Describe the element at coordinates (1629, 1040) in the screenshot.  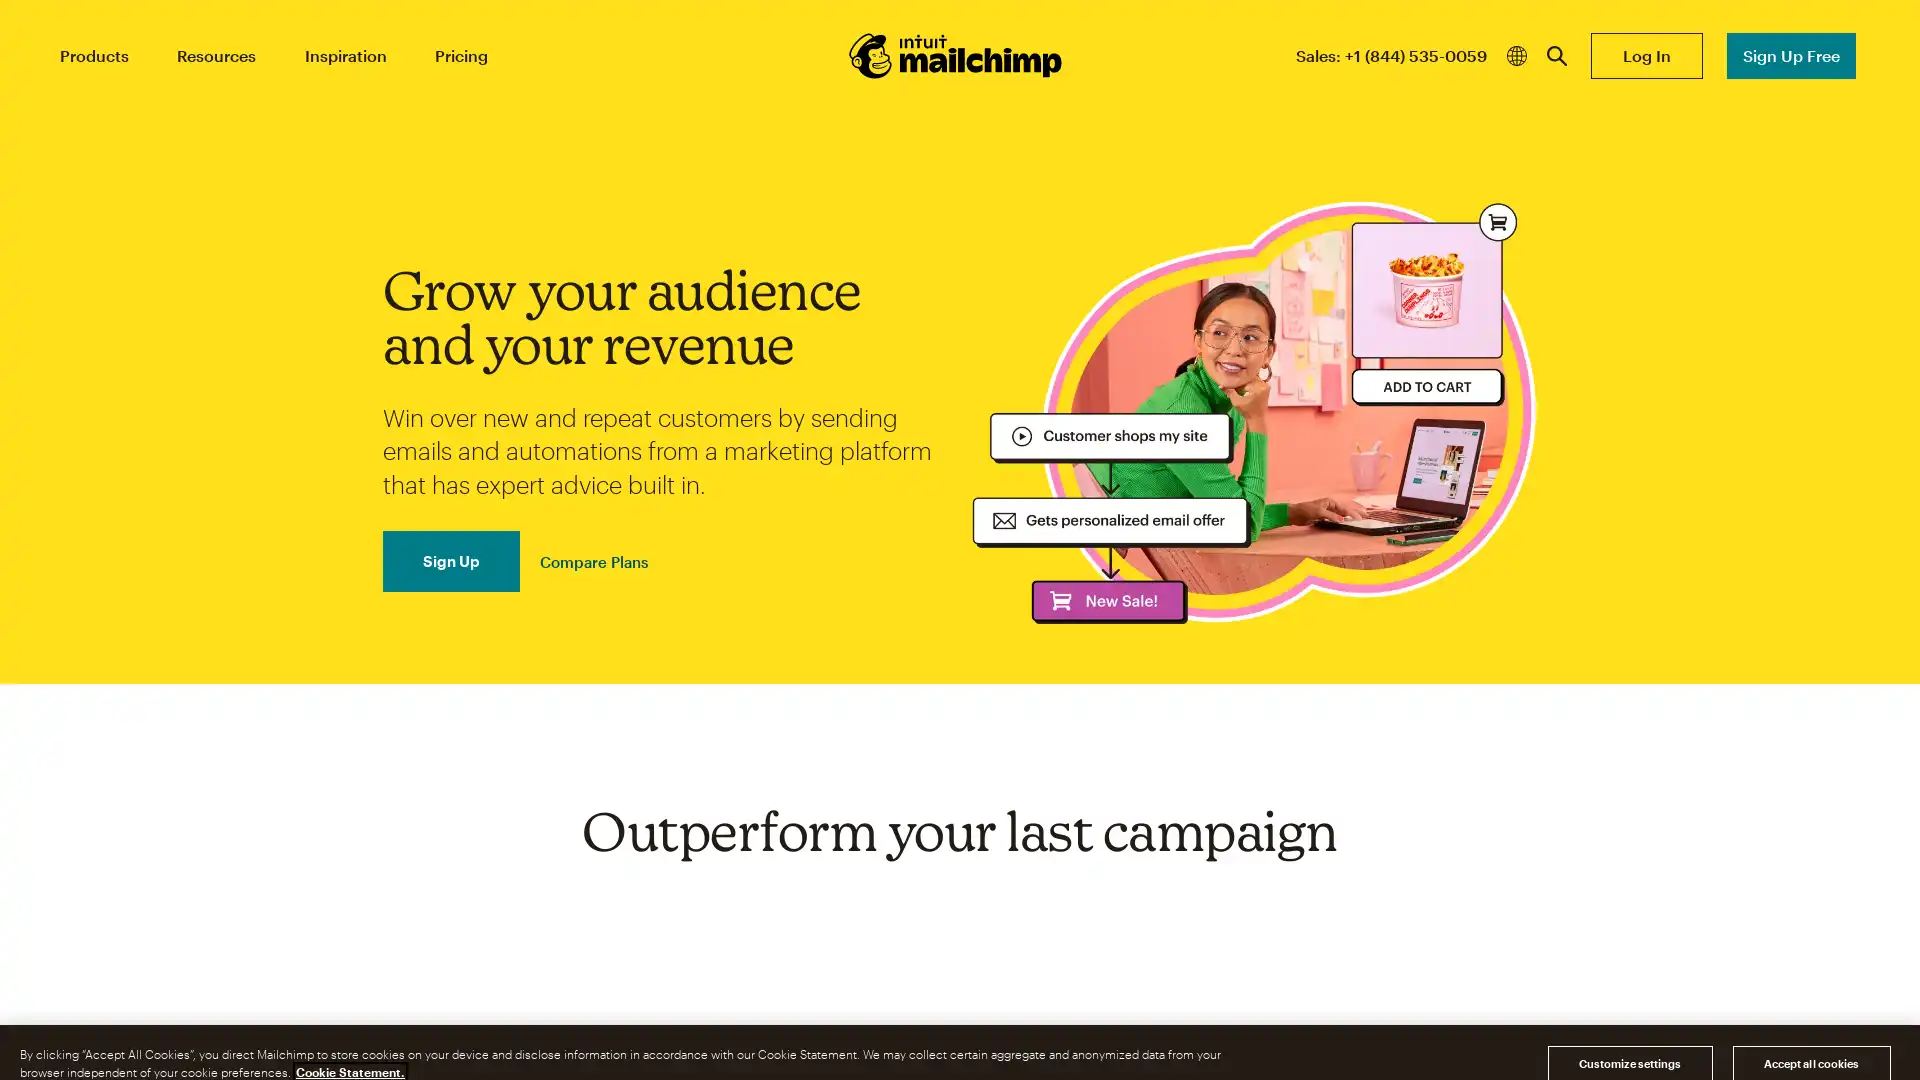
I see `Customize settings` at that location.